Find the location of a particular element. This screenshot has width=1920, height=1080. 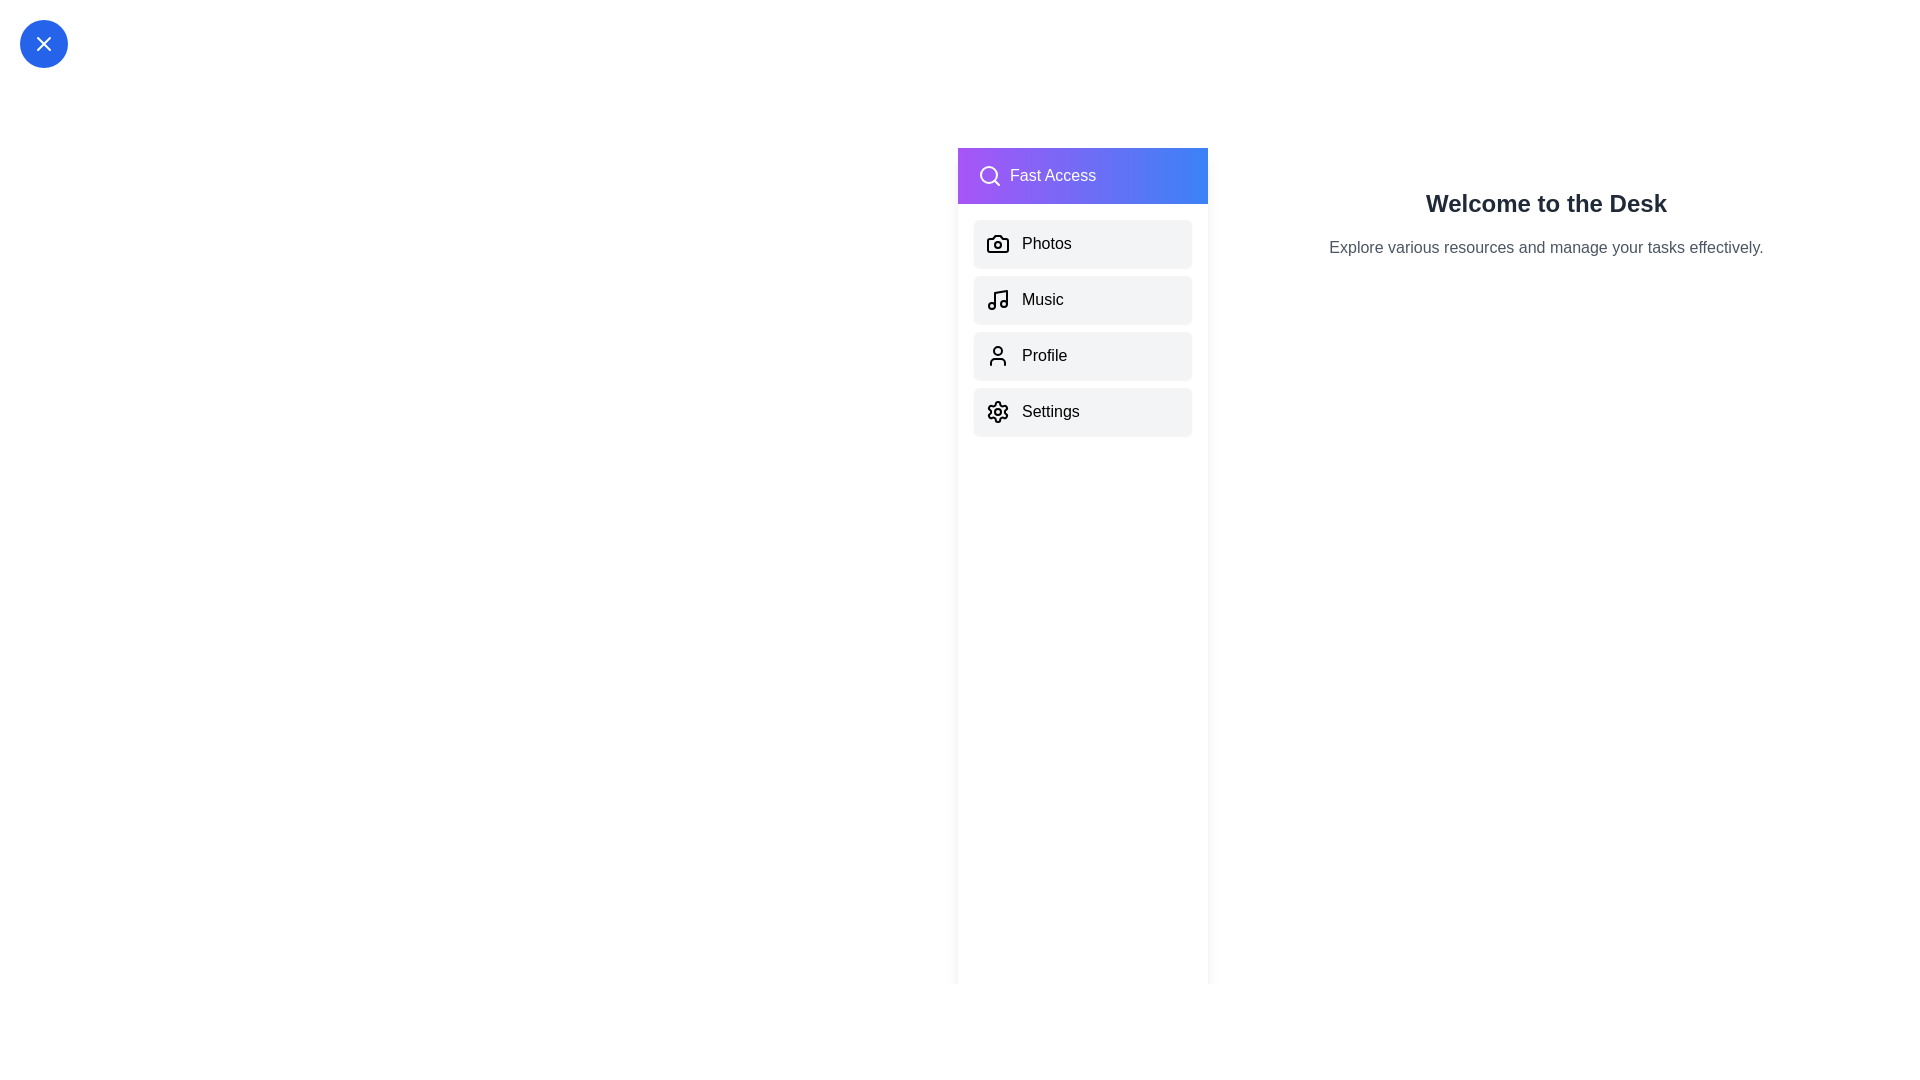

the drawer item labeled Photos is located at coordinates (1082, 242).